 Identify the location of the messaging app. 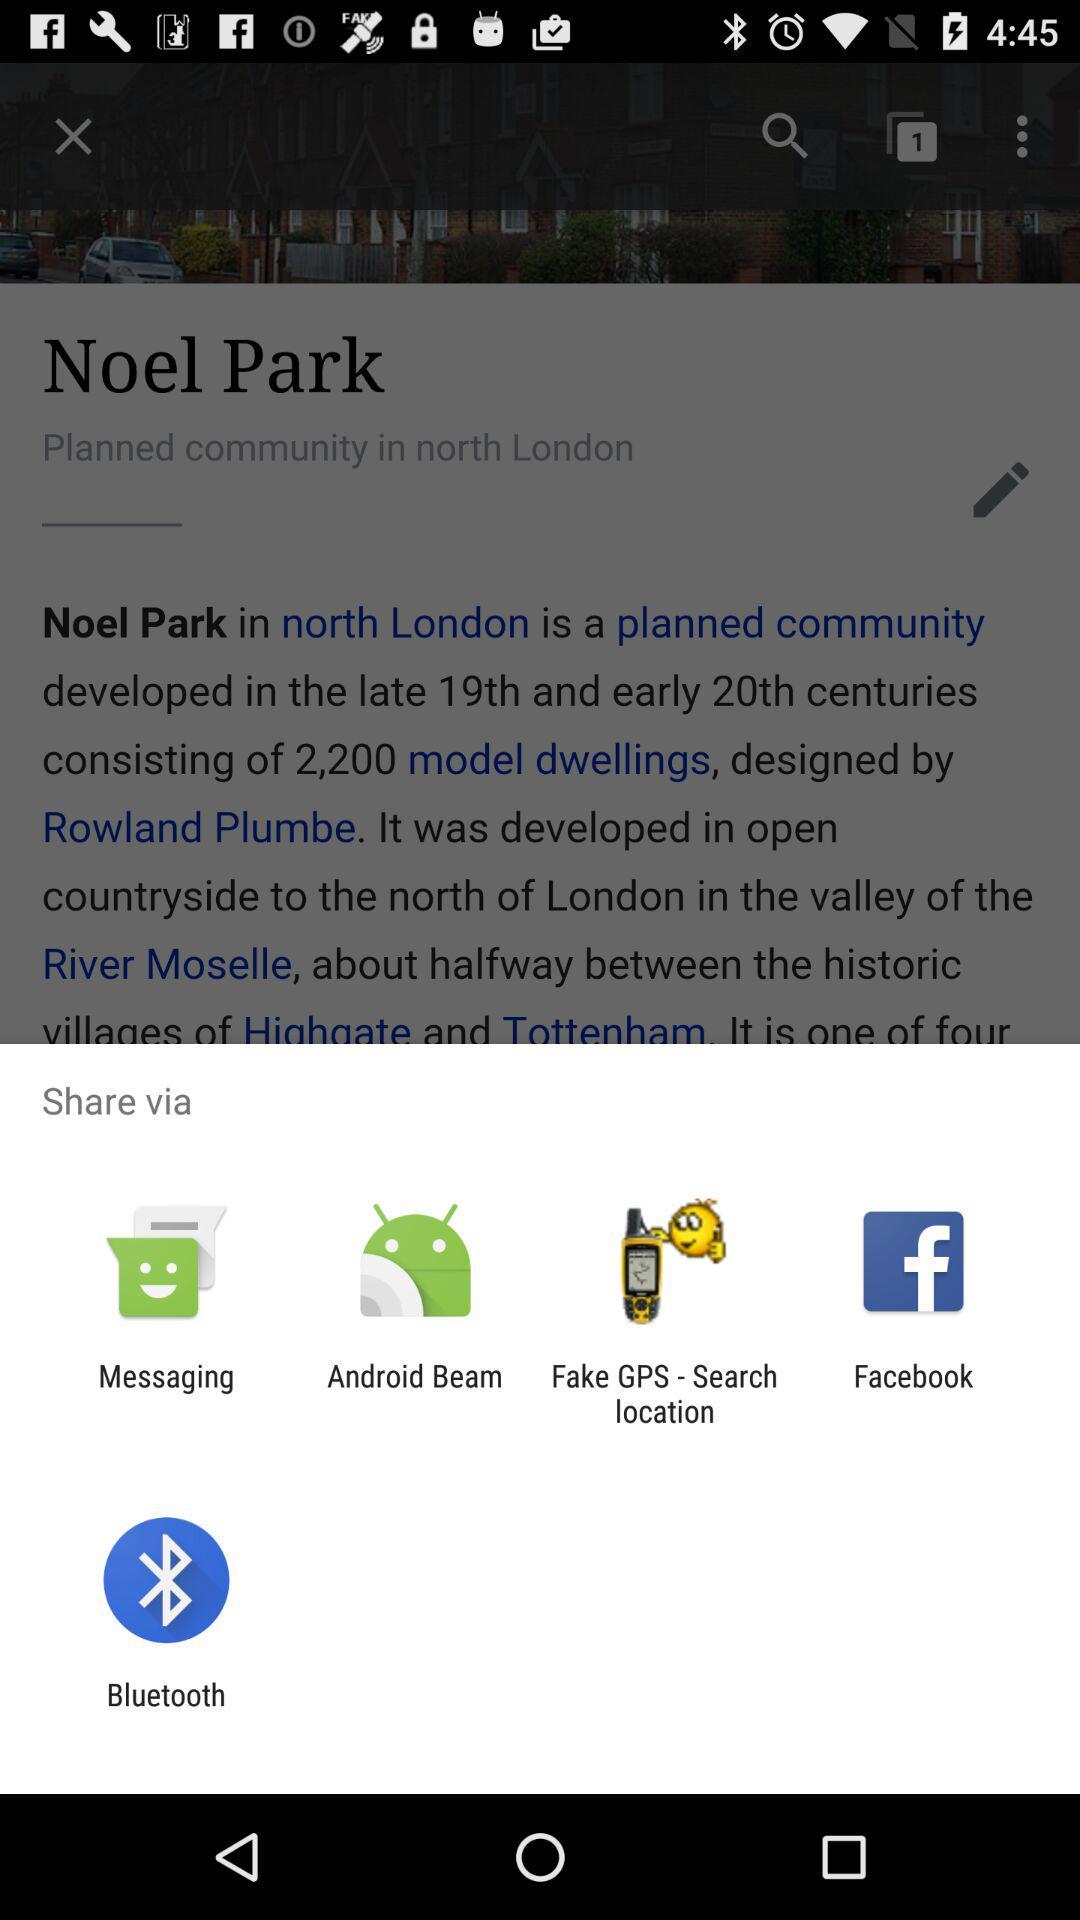
(165, 1392).